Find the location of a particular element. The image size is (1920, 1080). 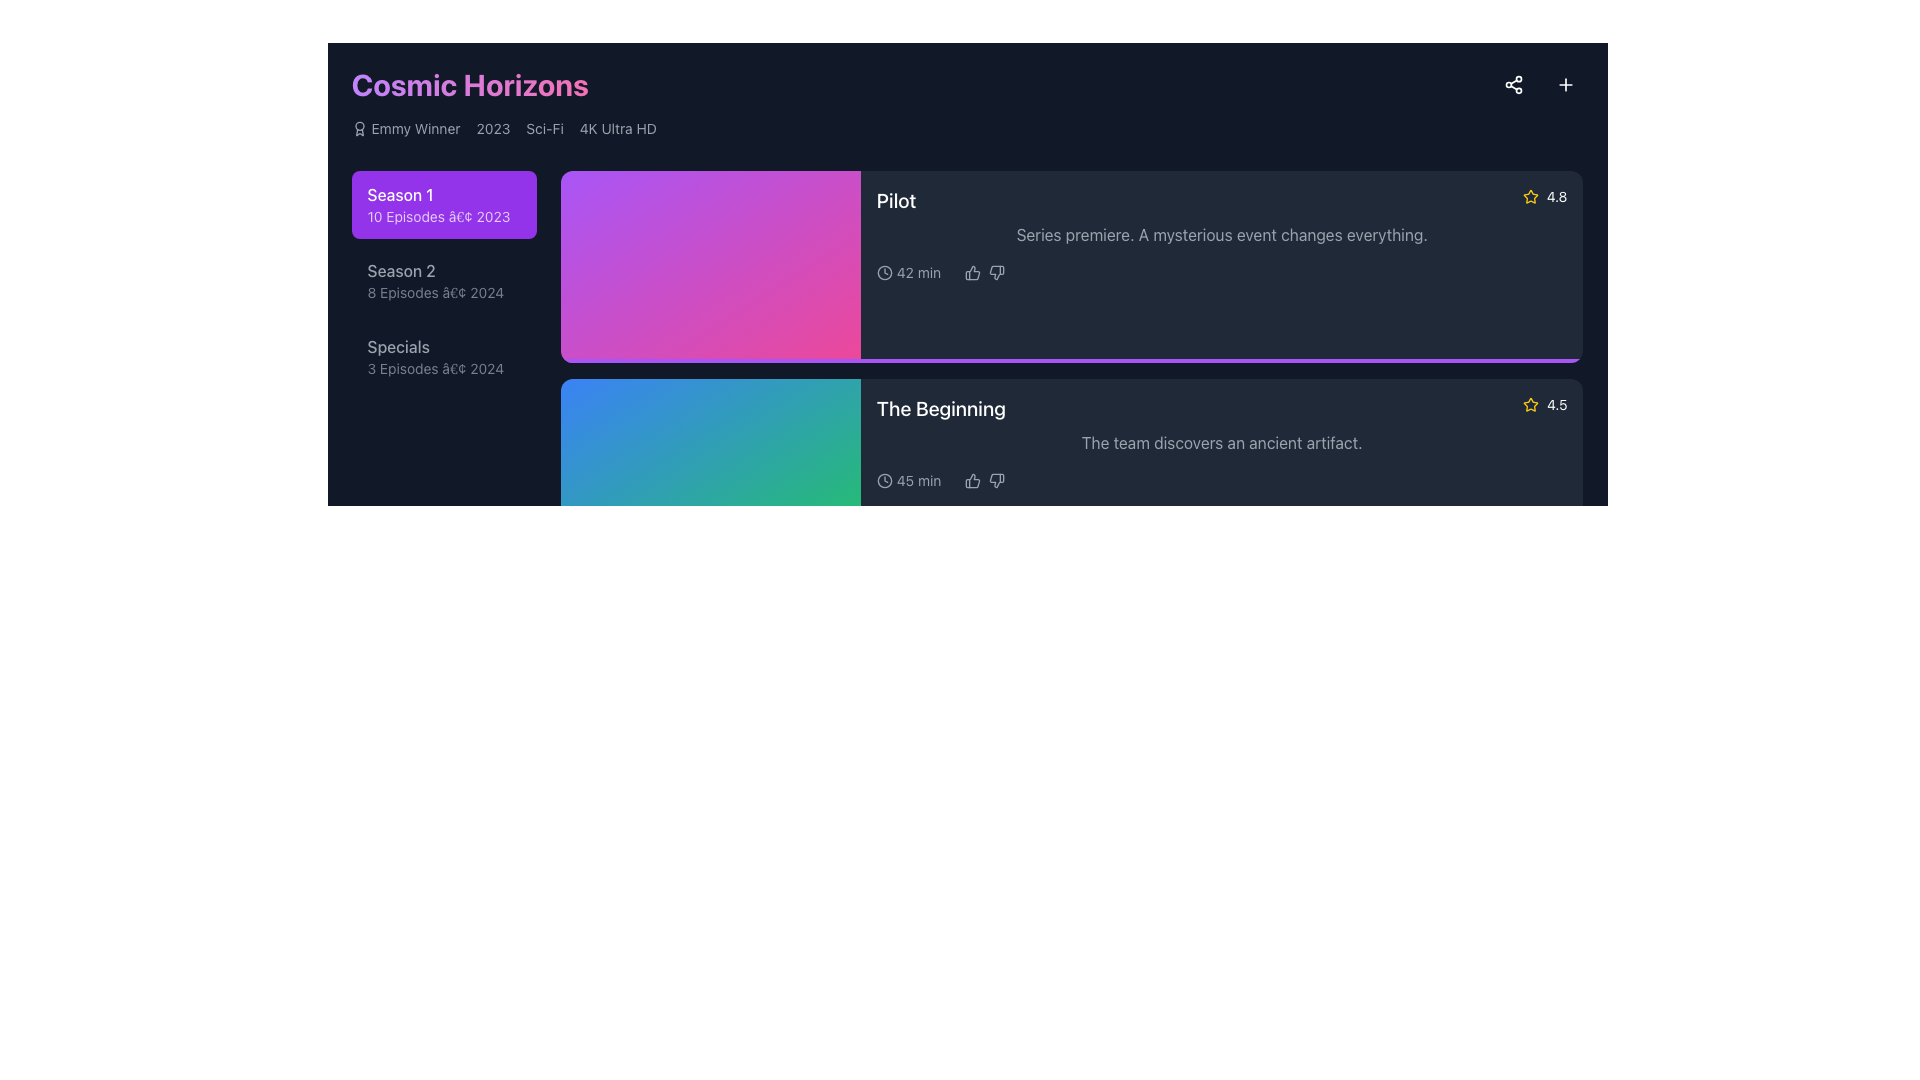

the circular vector element that resembles a clock, which is the outermost ring of the icon located in the top-right section of the interface is located at coordinates (883, 481).